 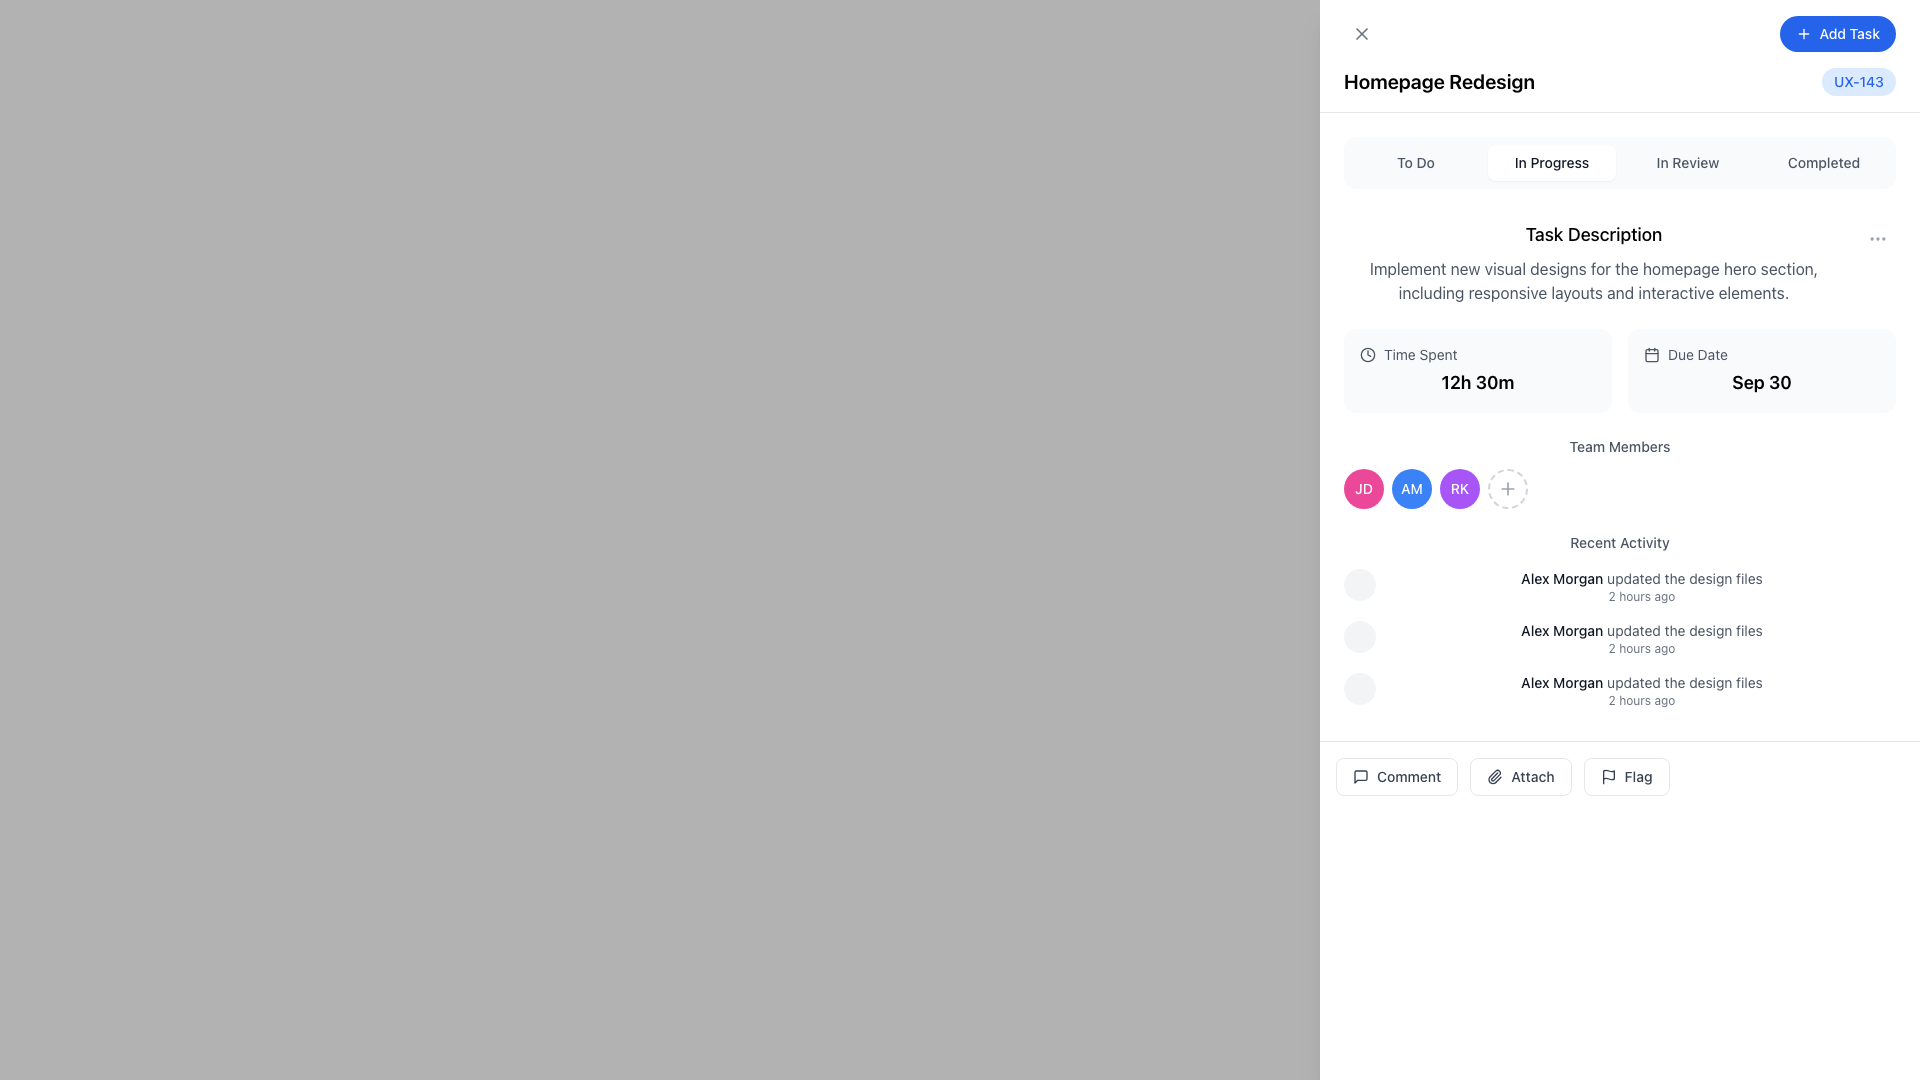 What do you see at coordinates (1876, 238) in the screenshot?
I see `the button with an ellipsis icon located at the top-right corner of the 'Task Description' section` at bounding box center [1876, 238].